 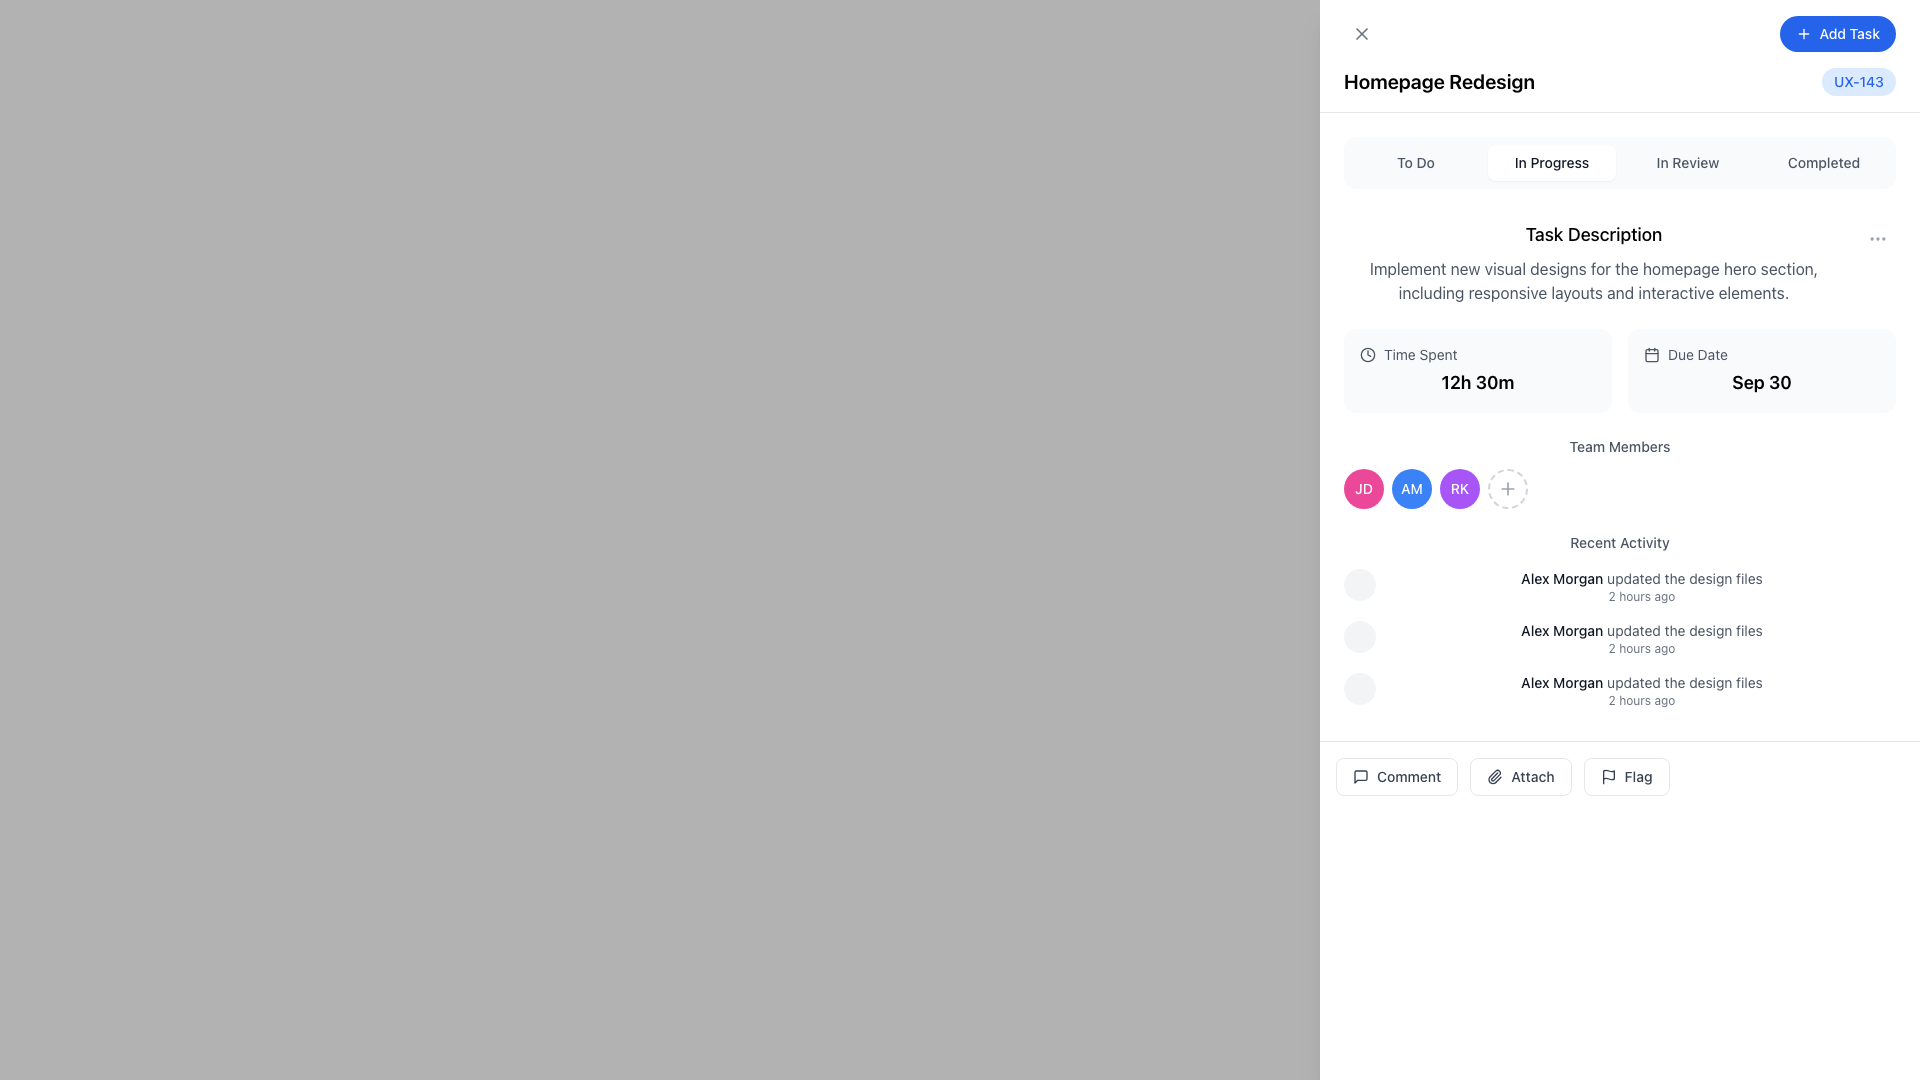 What do you see at coordinates (1876, 238) in the screenshot?
I see `the button with an ellipsis icon located at the top-right corner of the 'Task Description' section` at bounding box center [1876, 238].